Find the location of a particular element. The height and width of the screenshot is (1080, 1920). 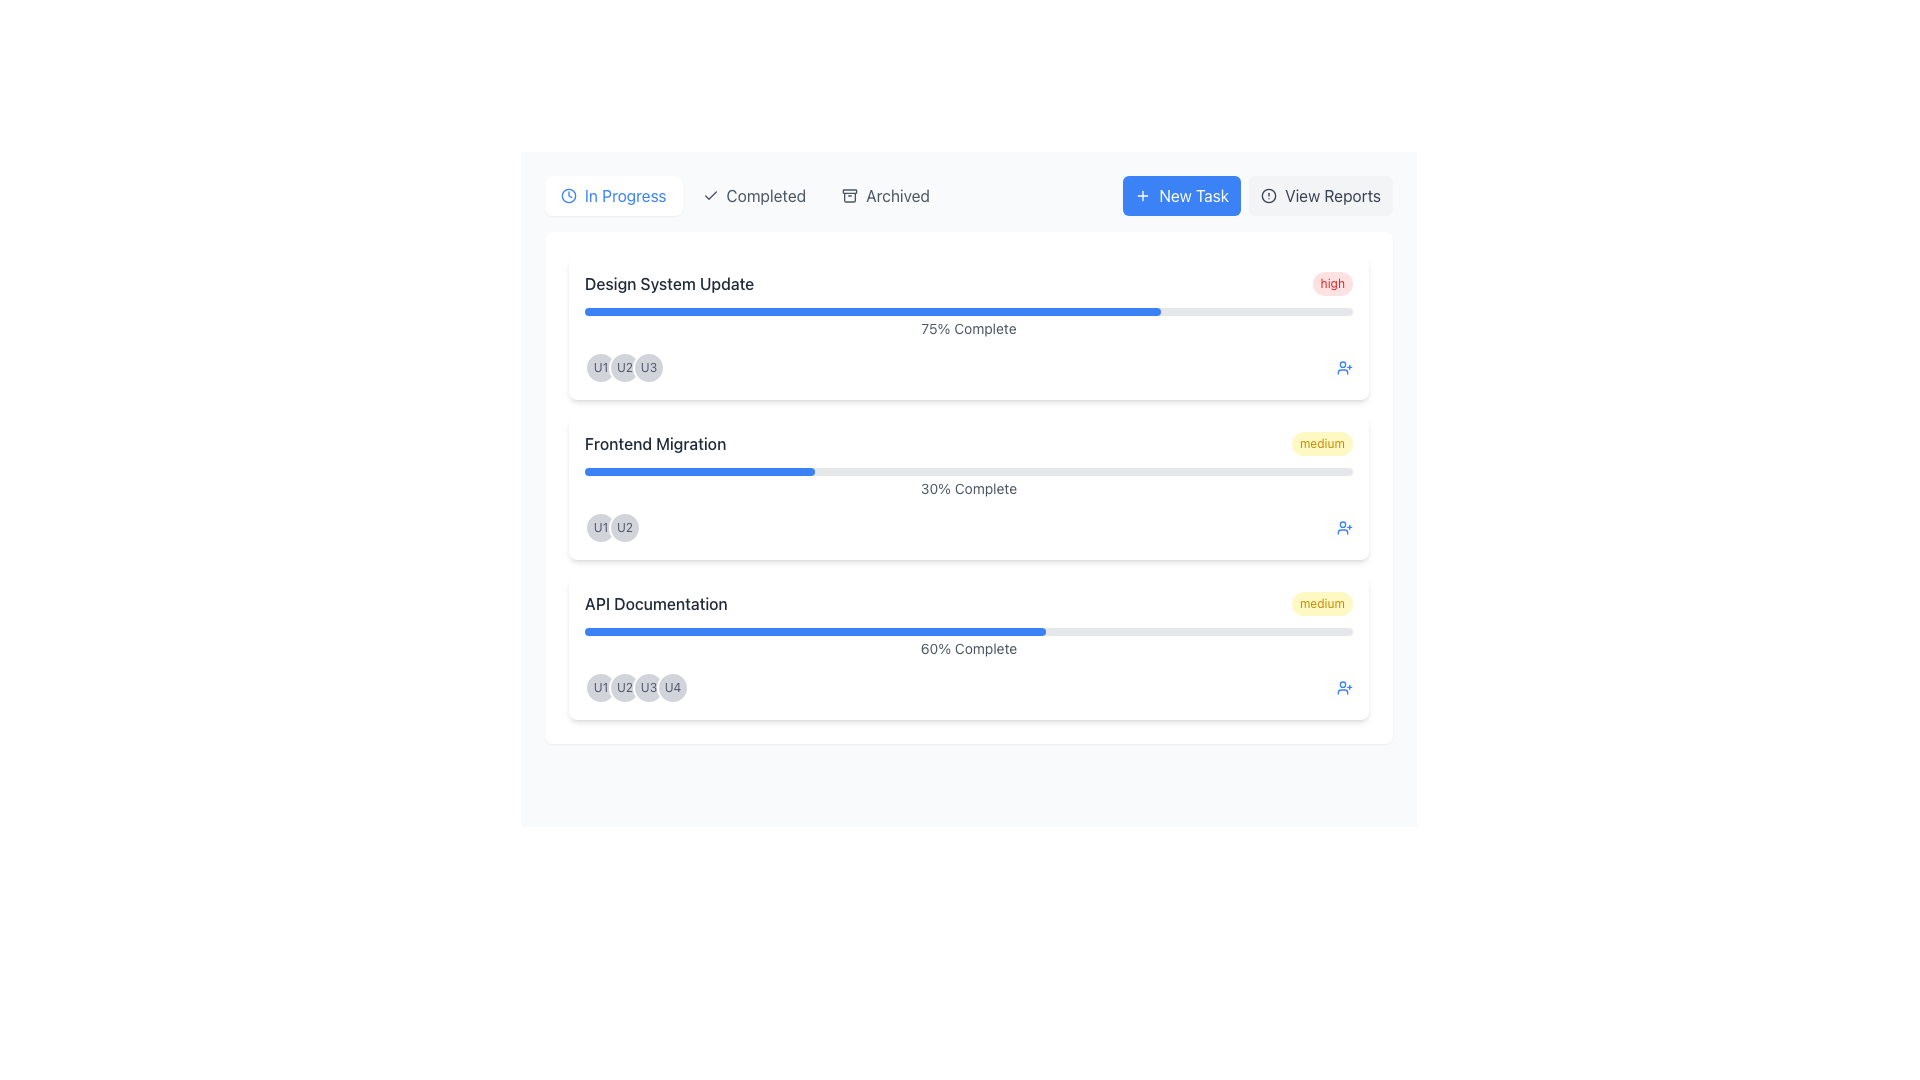

the circular button-like visual element displaying the user identifier 'U1', located in the lower section of the first task segment labeled 'Design System Update' is located at coordinates (599, 527).